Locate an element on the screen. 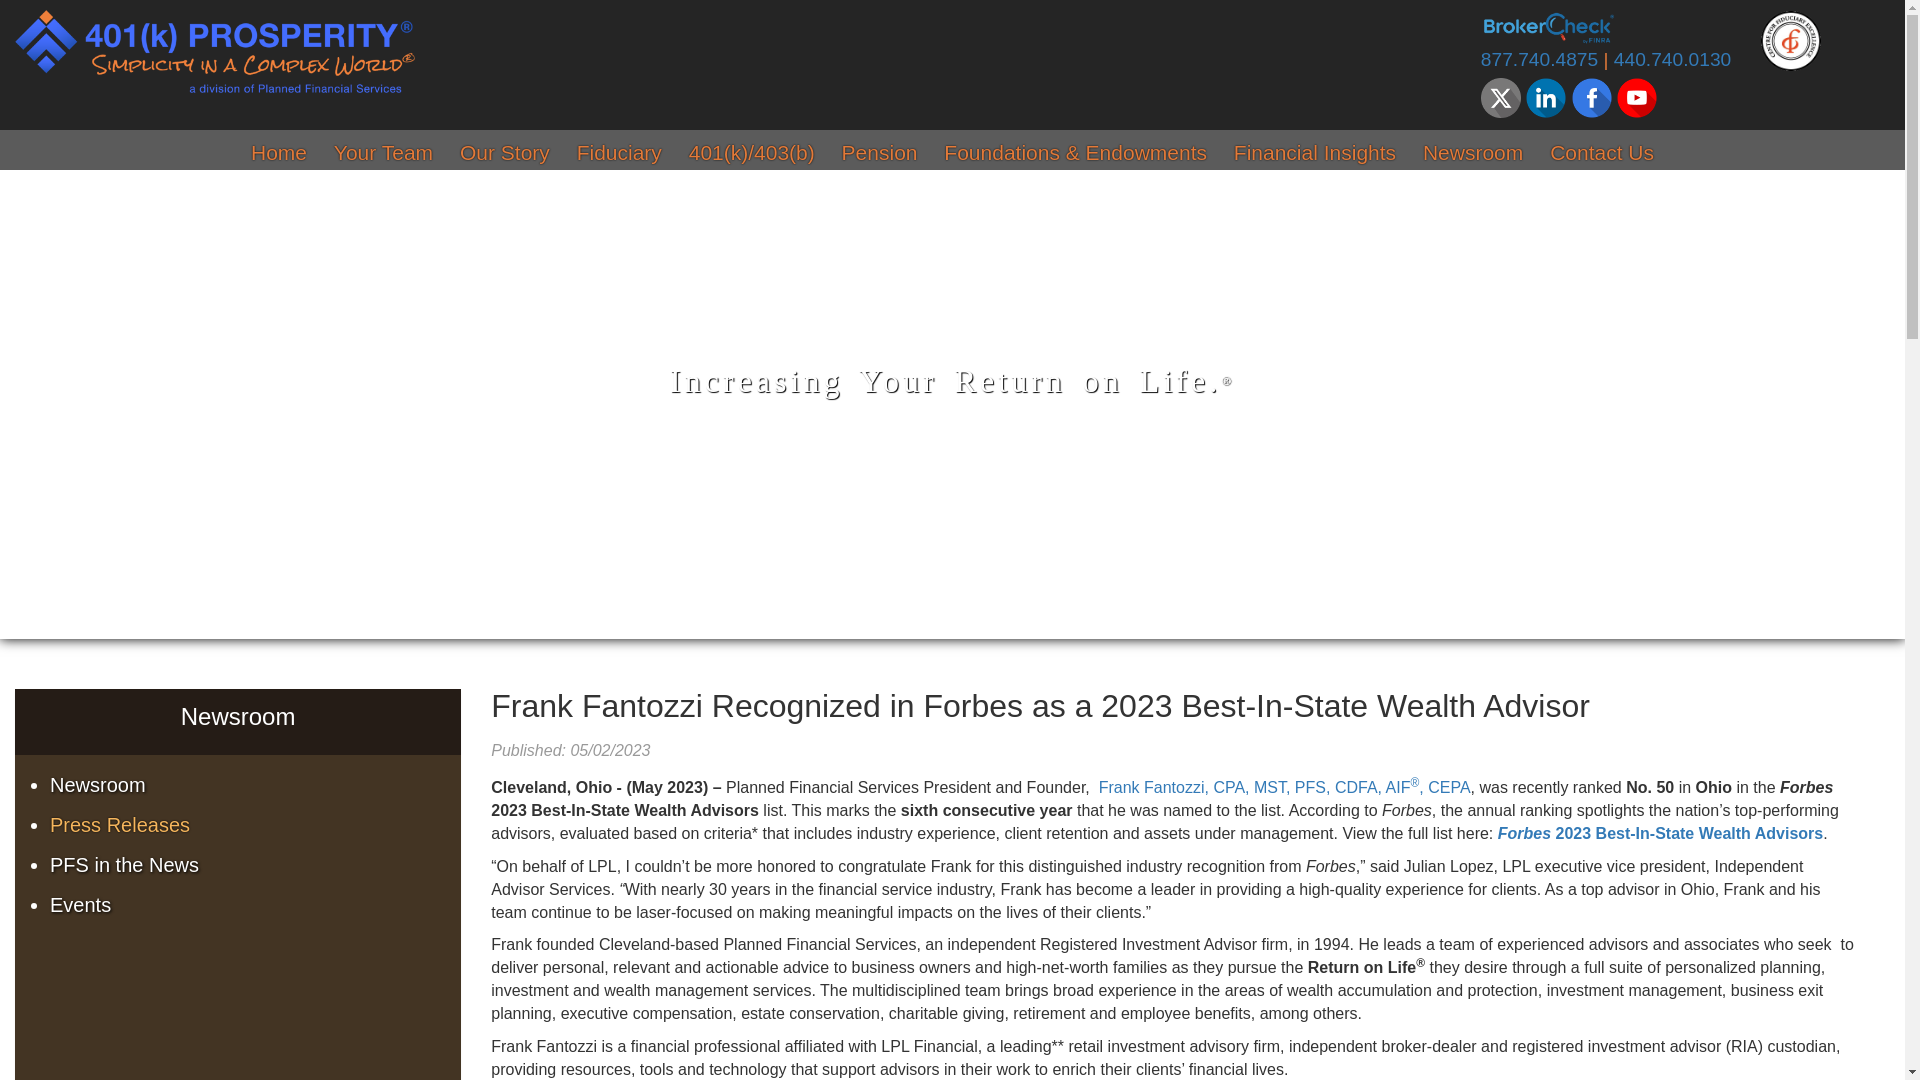  'Press Releases' is located at coordinates (49, 825).